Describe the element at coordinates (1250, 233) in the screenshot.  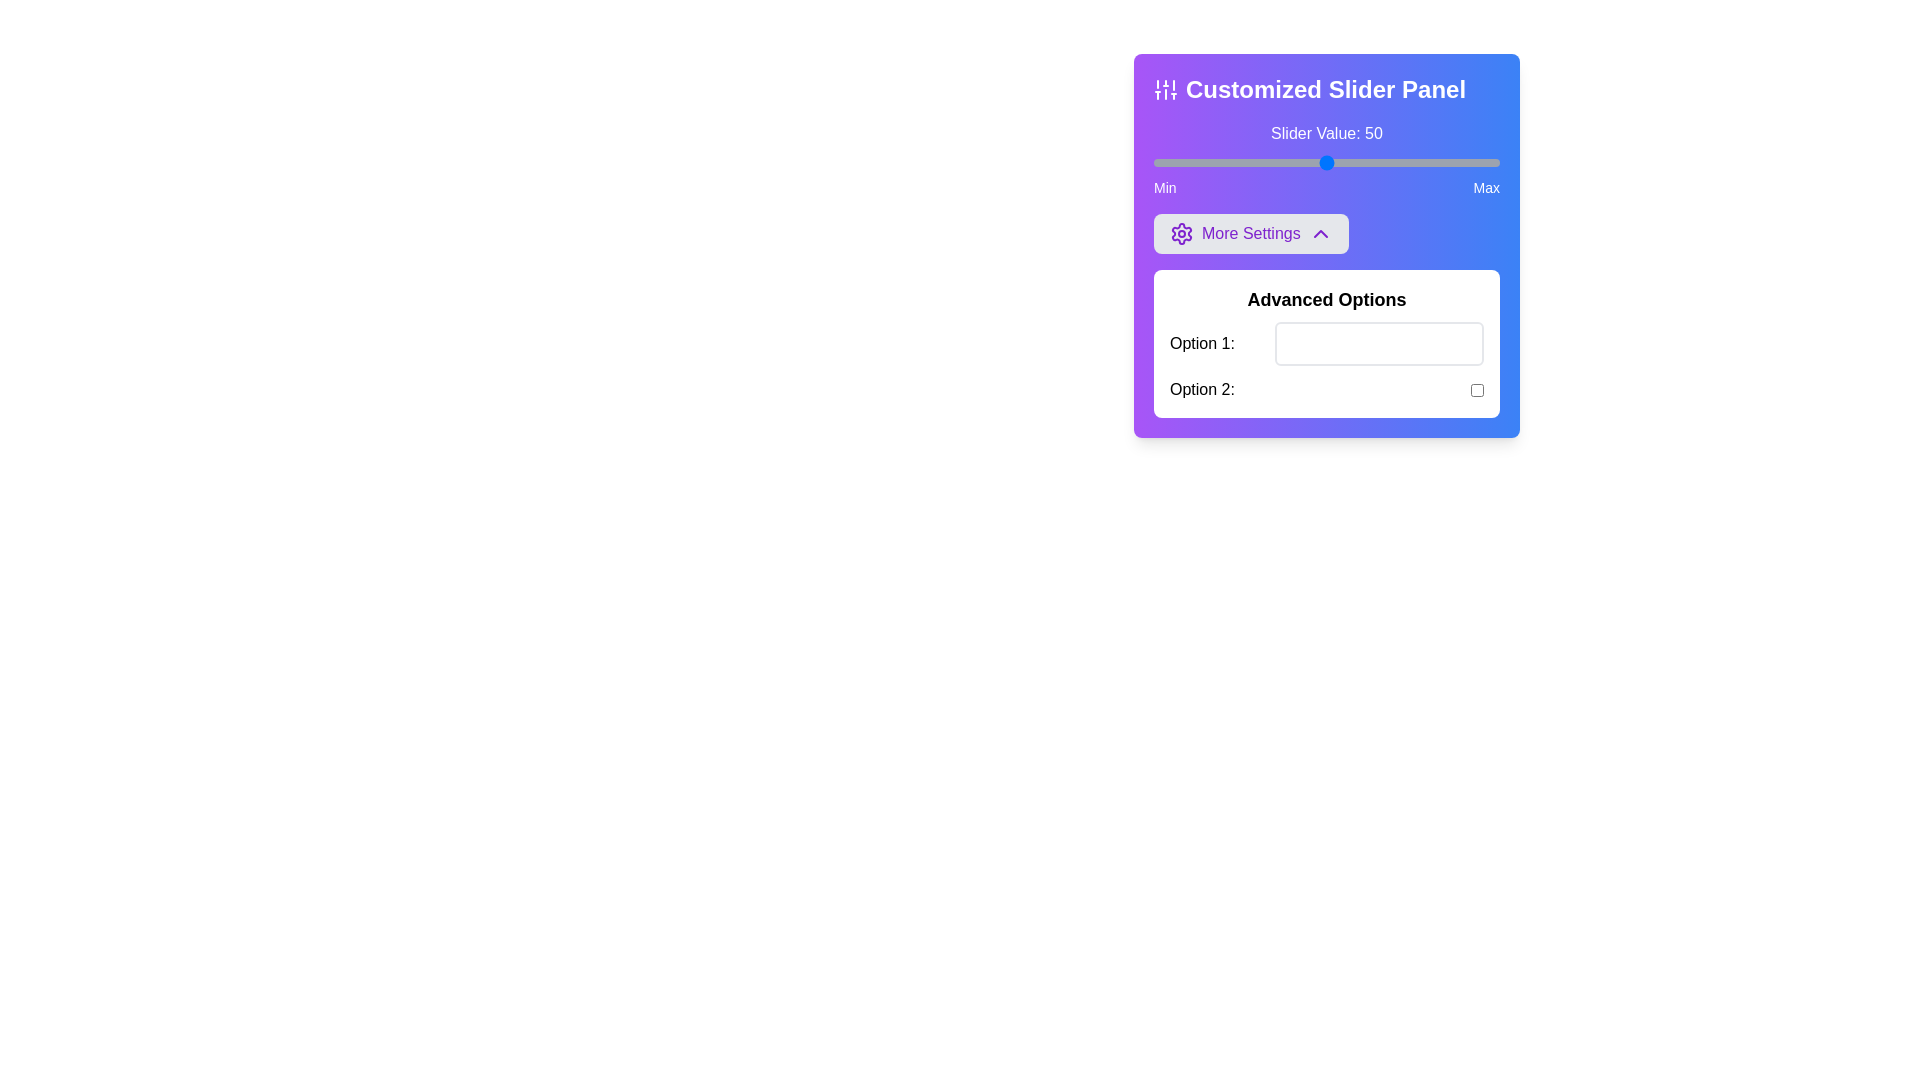
I see `the button that toggles the visibility of the 'Advanced Options' section` at that location.